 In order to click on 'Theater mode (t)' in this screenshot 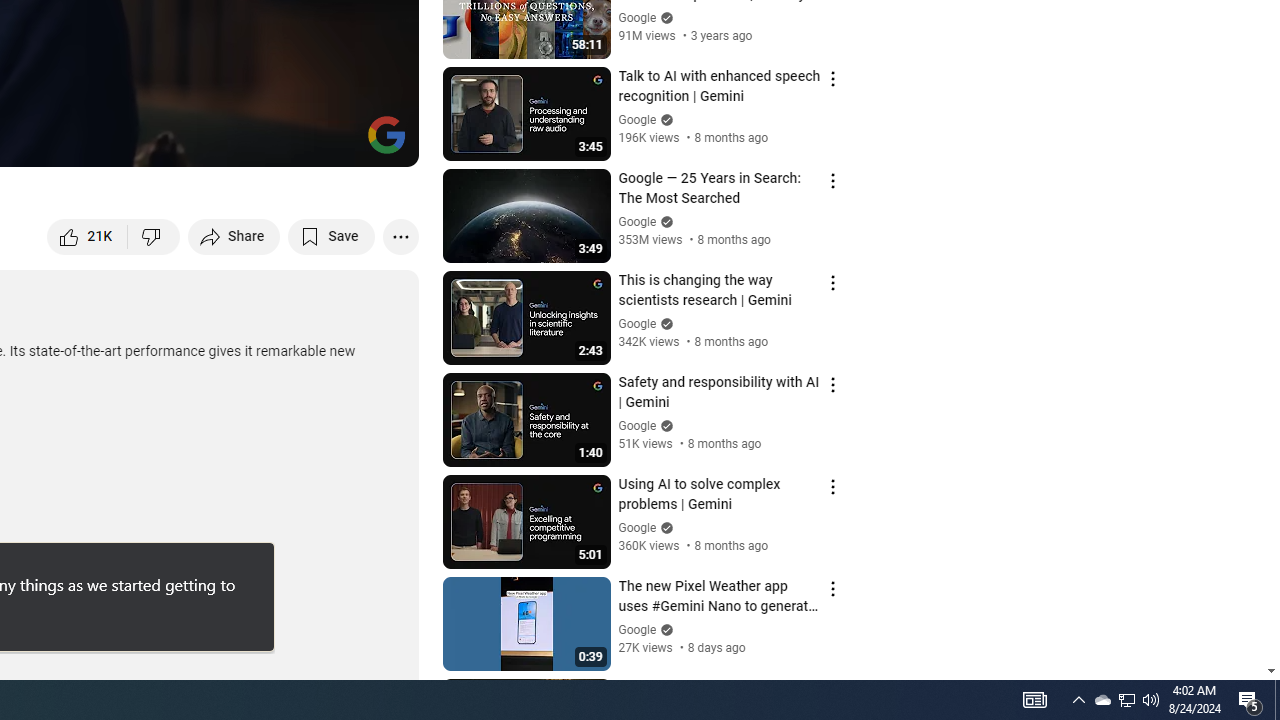, I will do `click(334, 141)`.